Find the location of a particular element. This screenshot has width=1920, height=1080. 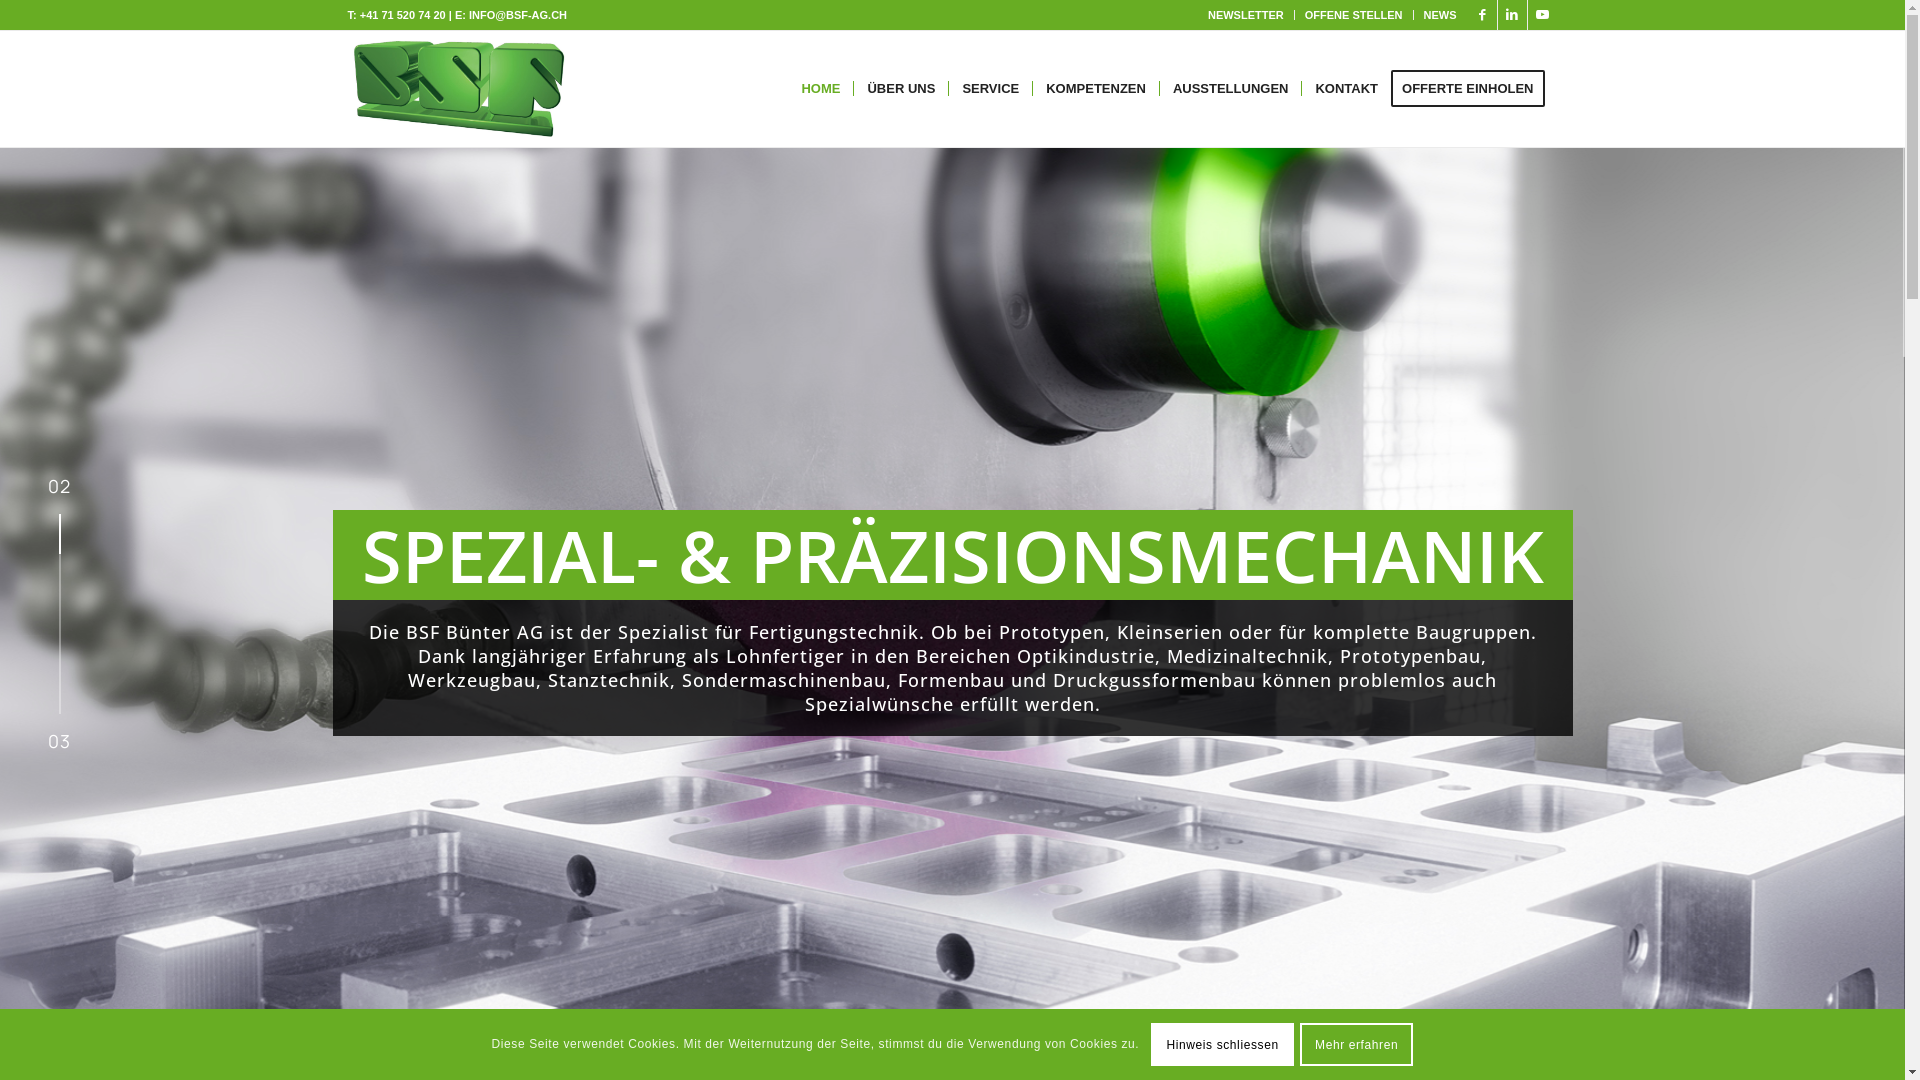

'NEWSLETTER' is located at coordinates (1245, 15).